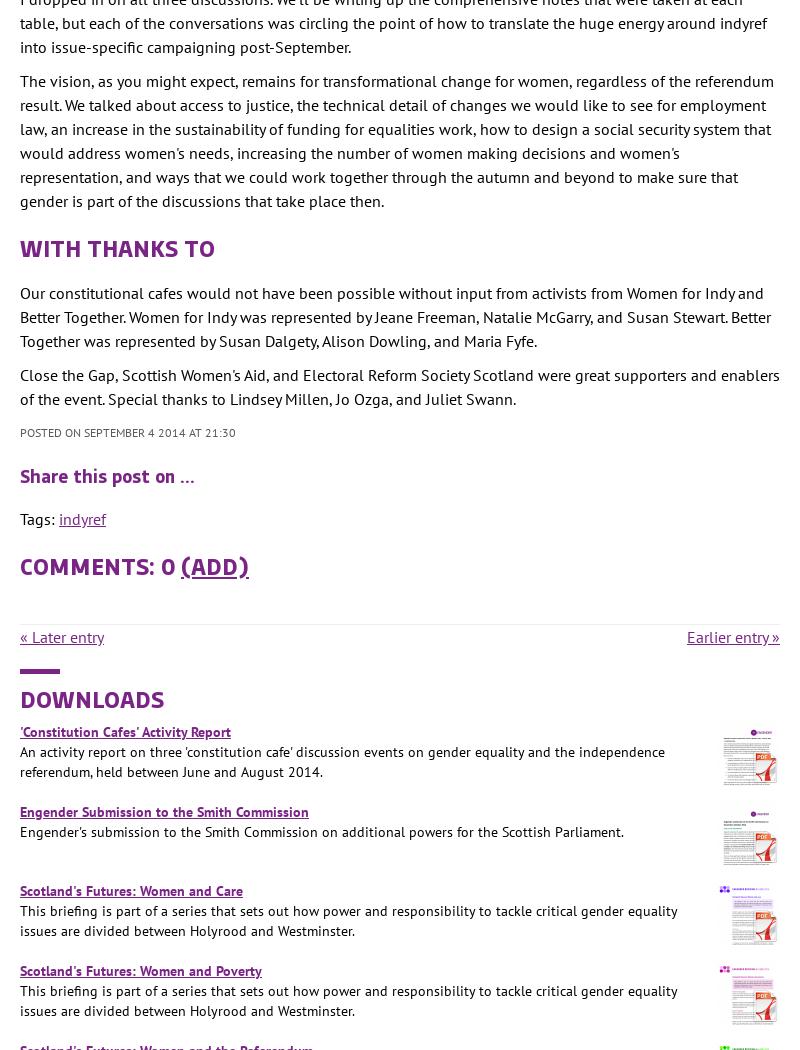 The image size is (800, 1050). I want to click on 'With thanks to', so click(116, 246).